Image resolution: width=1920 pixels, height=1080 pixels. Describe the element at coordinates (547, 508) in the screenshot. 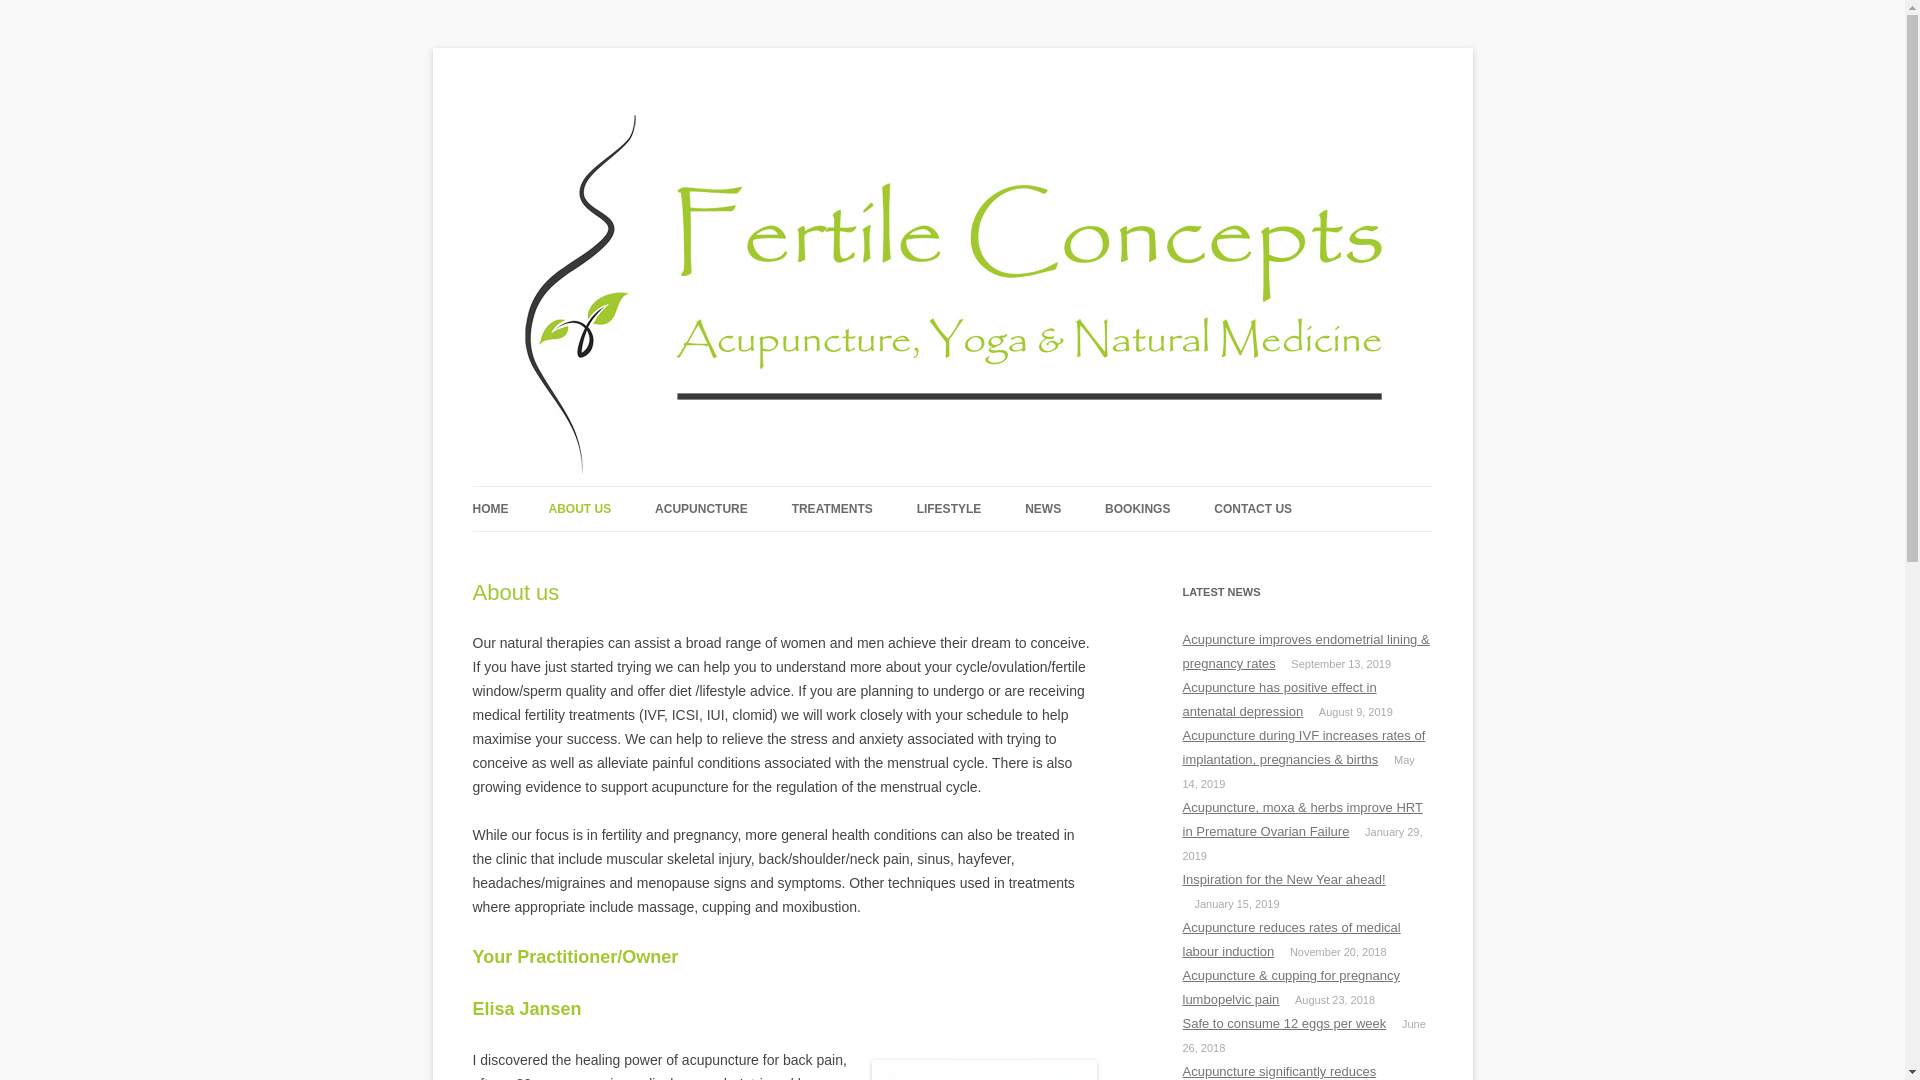

I see `'ABOUT US'` at that location.